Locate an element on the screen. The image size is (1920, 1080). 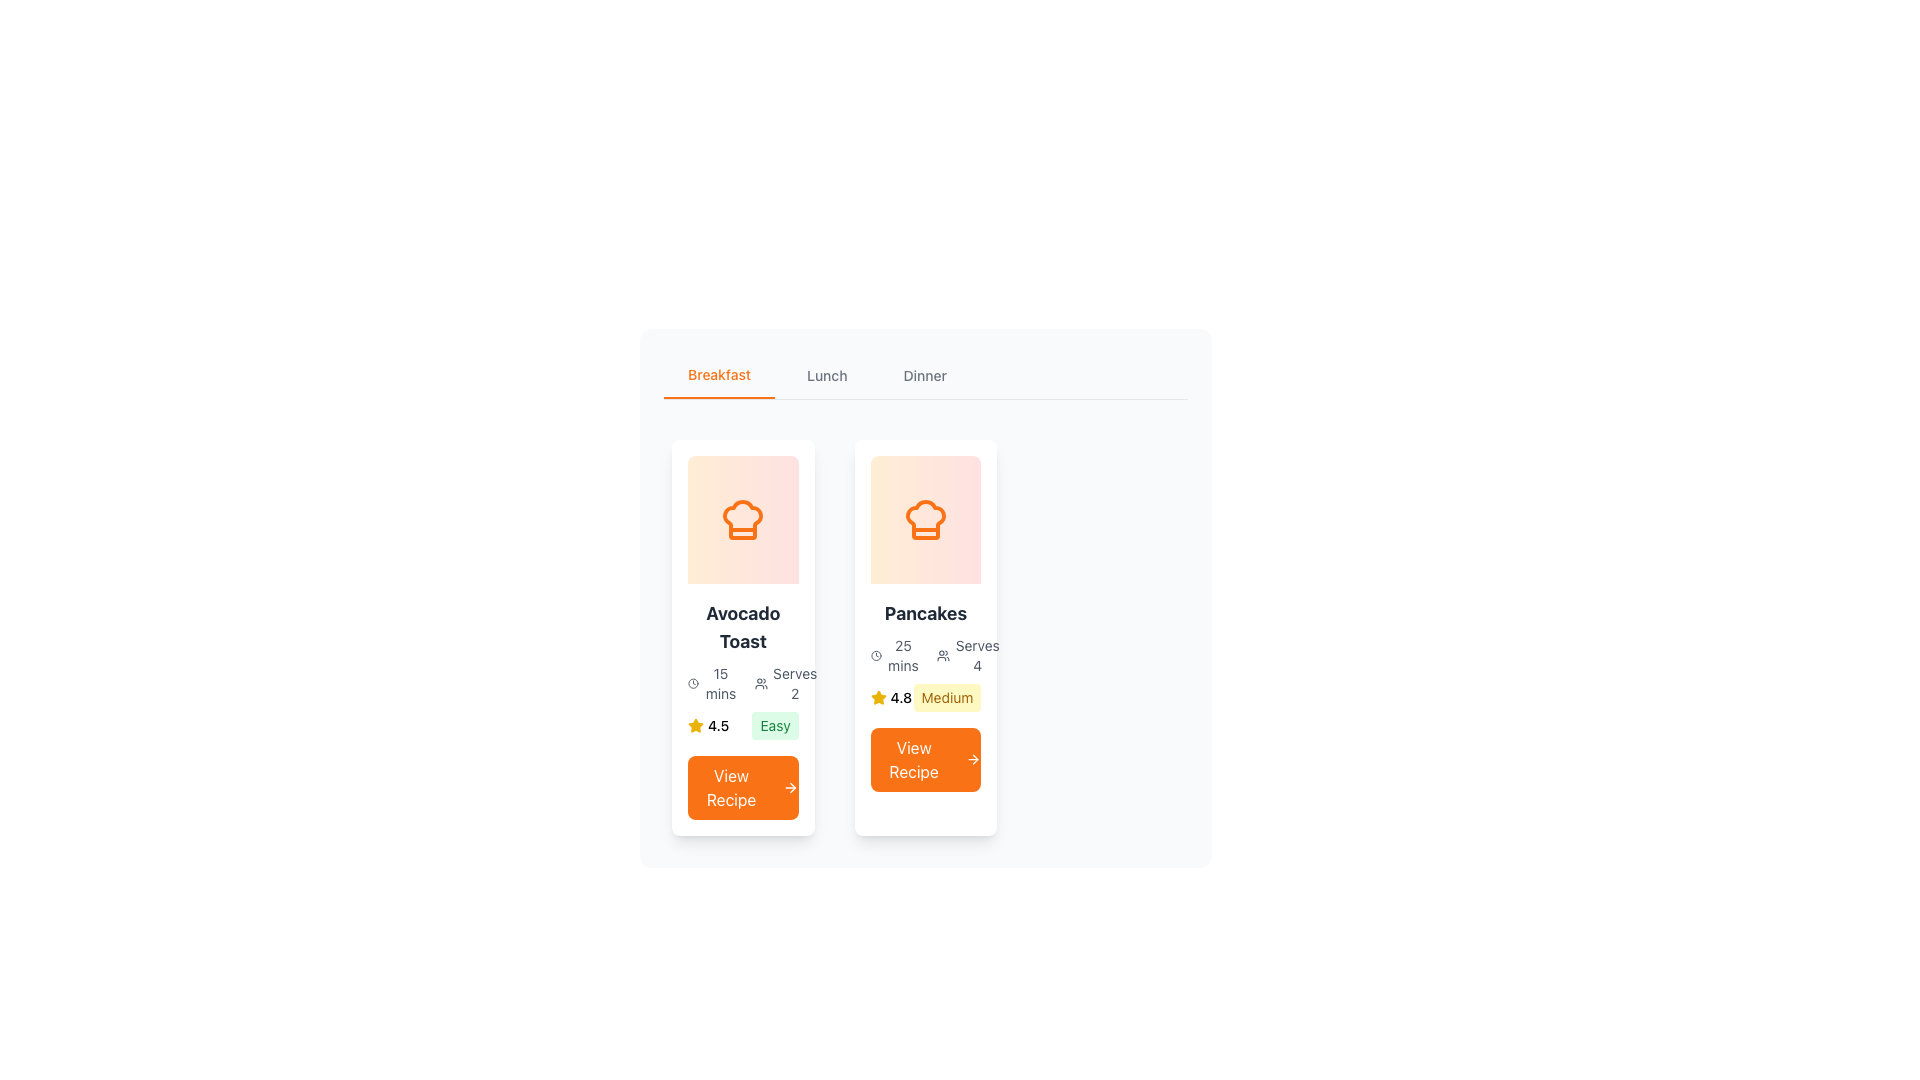
the Informational Text Block displaying 'Serves 2' with the user icon, located within the 'Avocado Toast' card, just below the title is located at coordinates (785, 682).